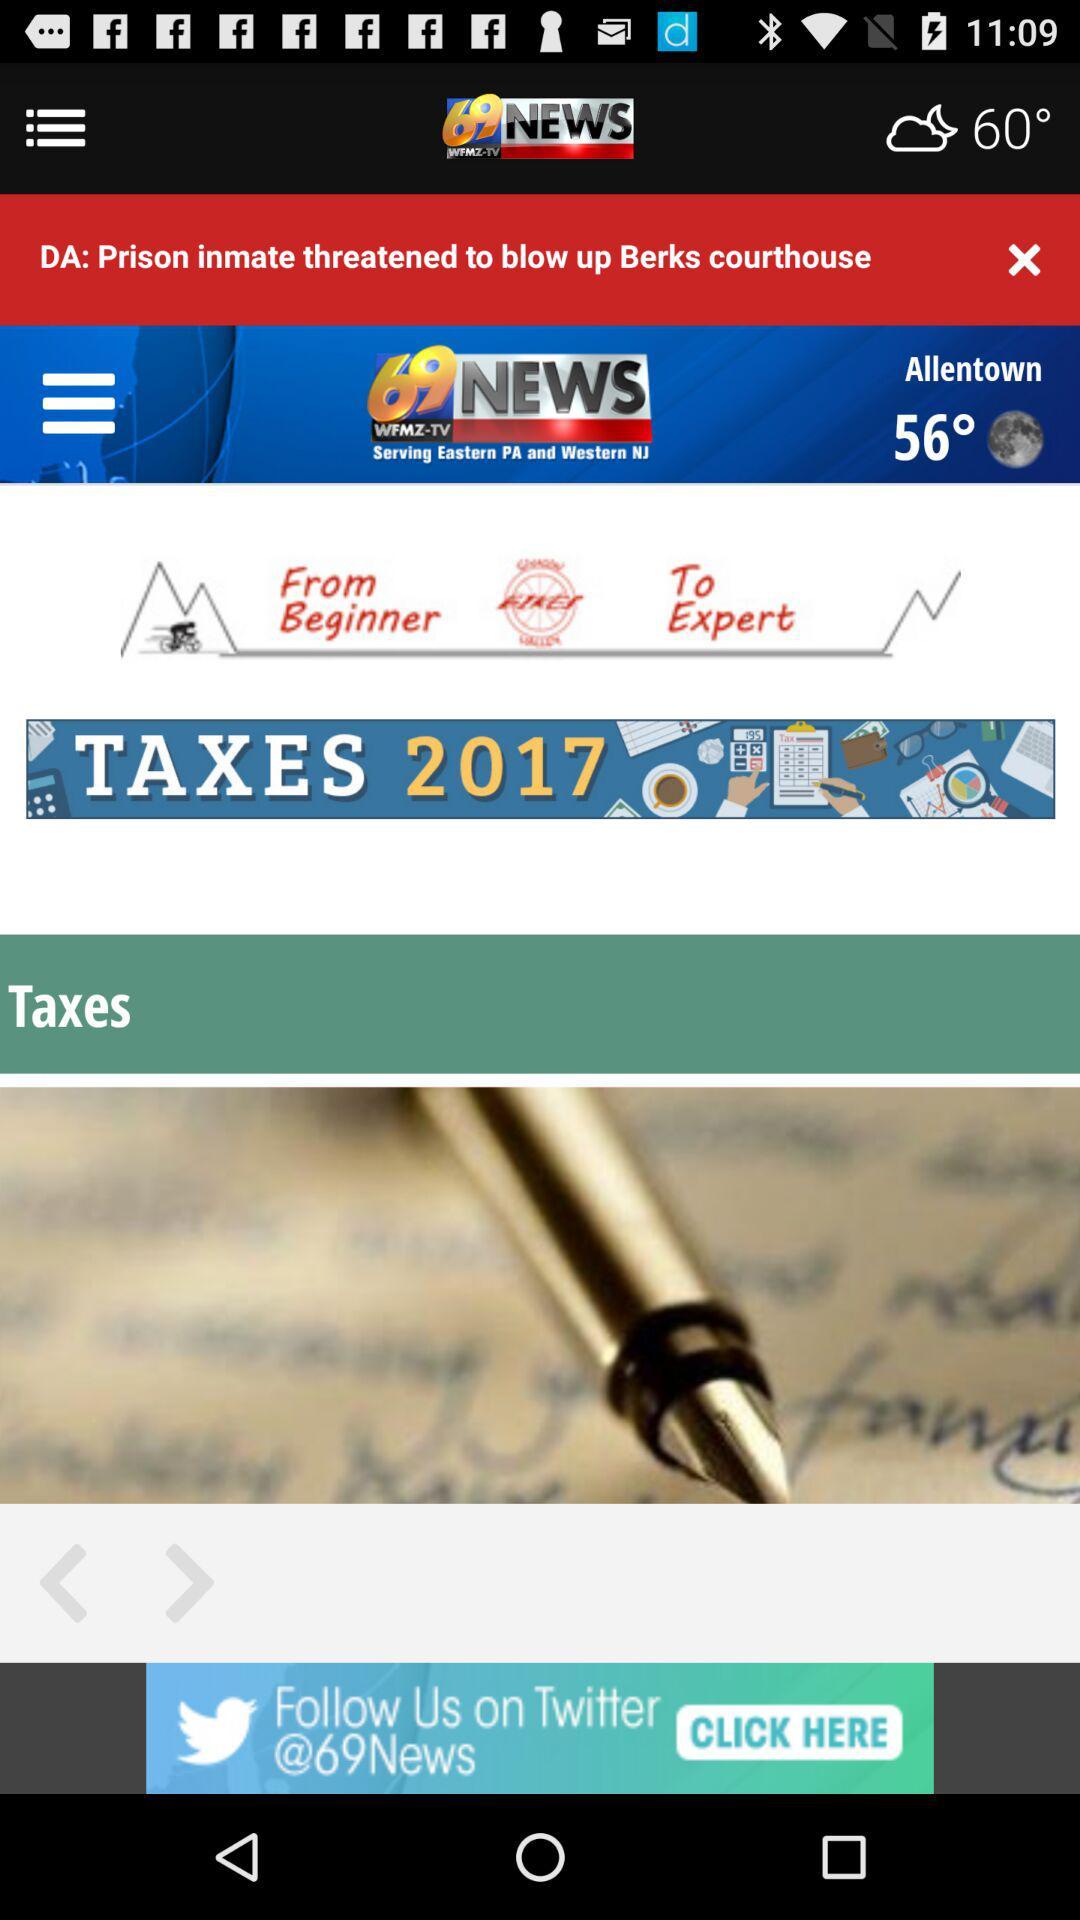 This screenshot has height=1920, width=1080. Describe the element at coordinates (540, 127) in the screenshot. I see `advertismenet` at that location.